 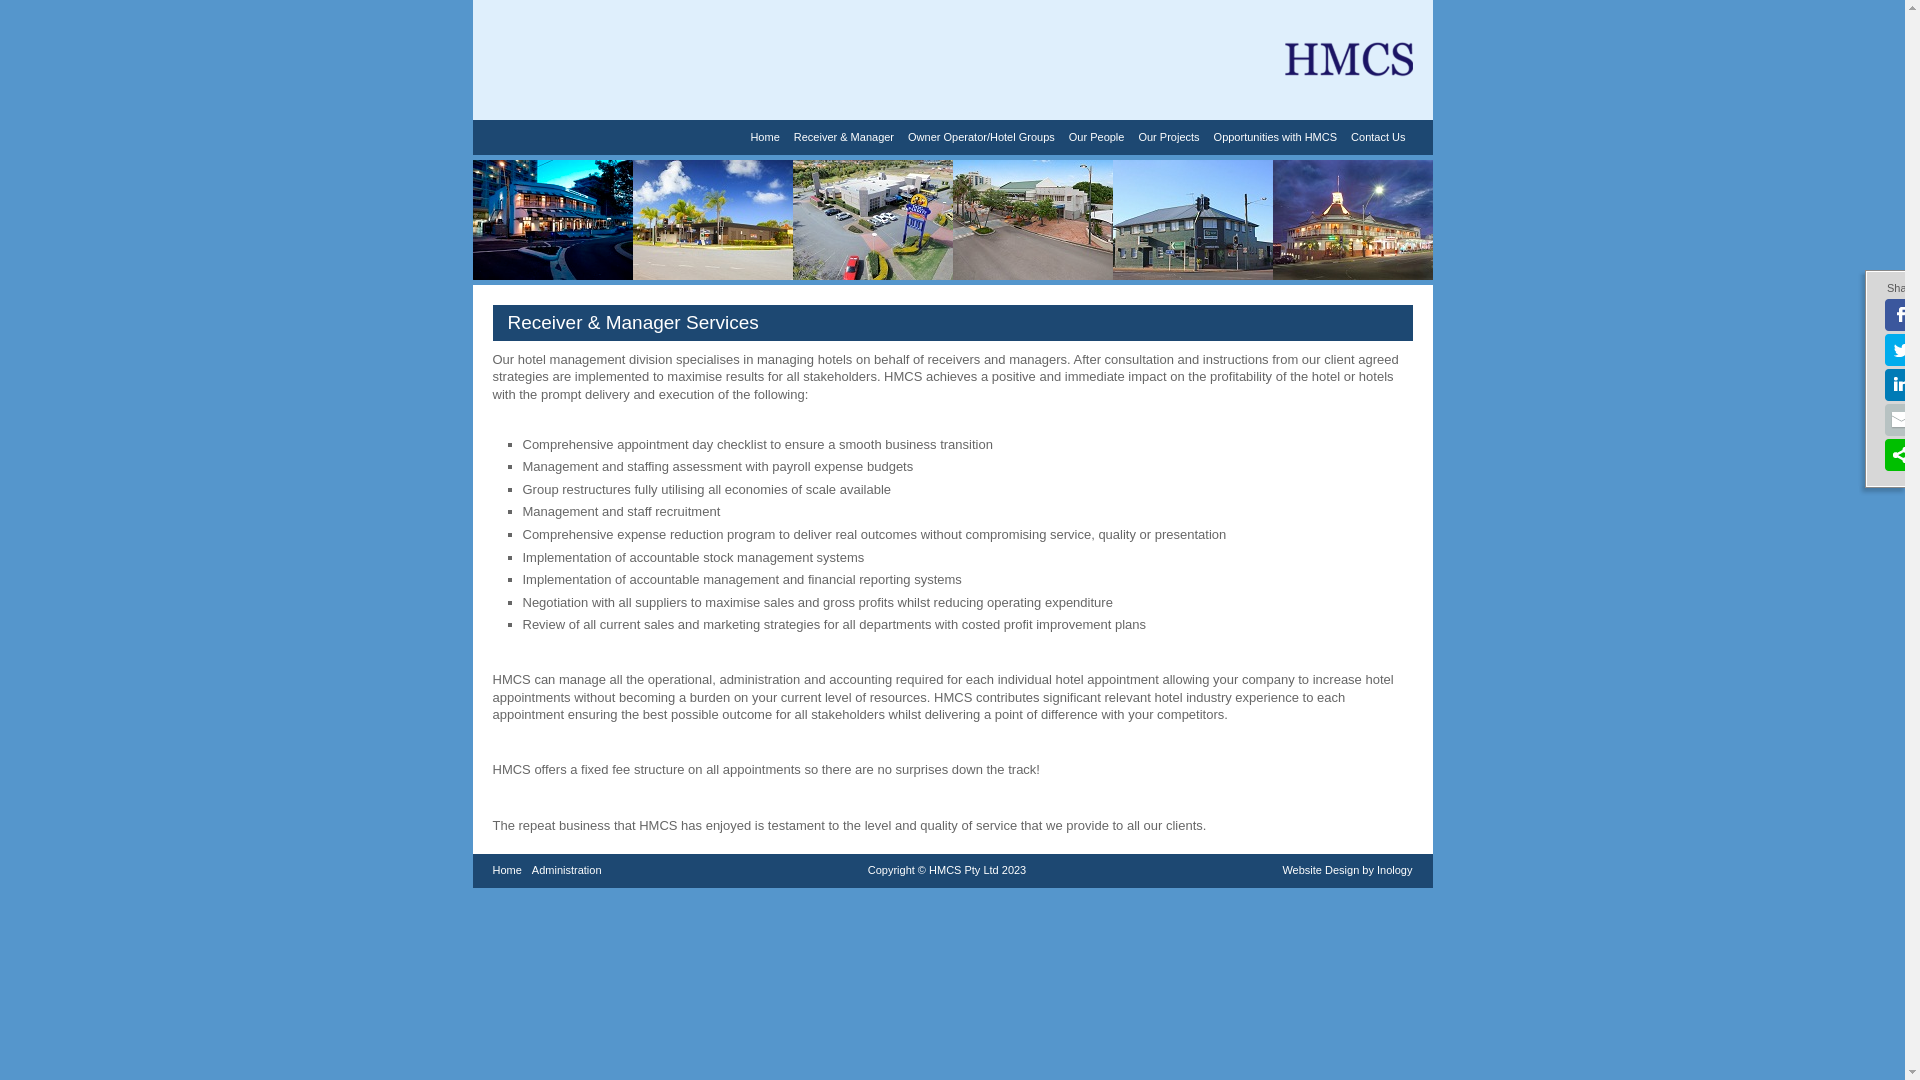 I want to click on 'Administration', so click(x=565, y=870).